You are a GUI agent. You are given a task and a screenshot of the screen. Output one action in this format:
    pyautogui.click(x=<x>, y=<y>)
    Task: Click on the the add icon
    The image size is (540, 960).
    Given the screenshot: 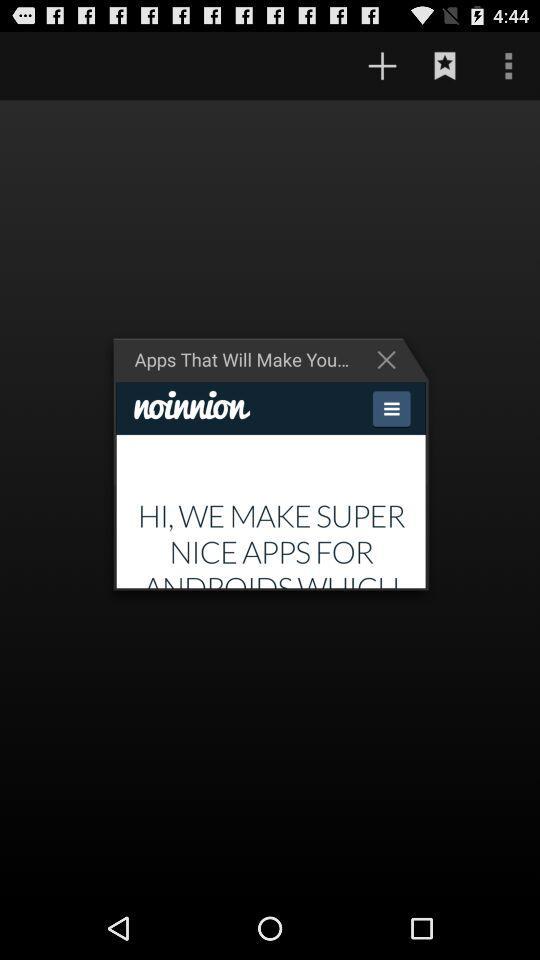 What is the action you would take?
    pyautogui.click(x=382, y=70)
    